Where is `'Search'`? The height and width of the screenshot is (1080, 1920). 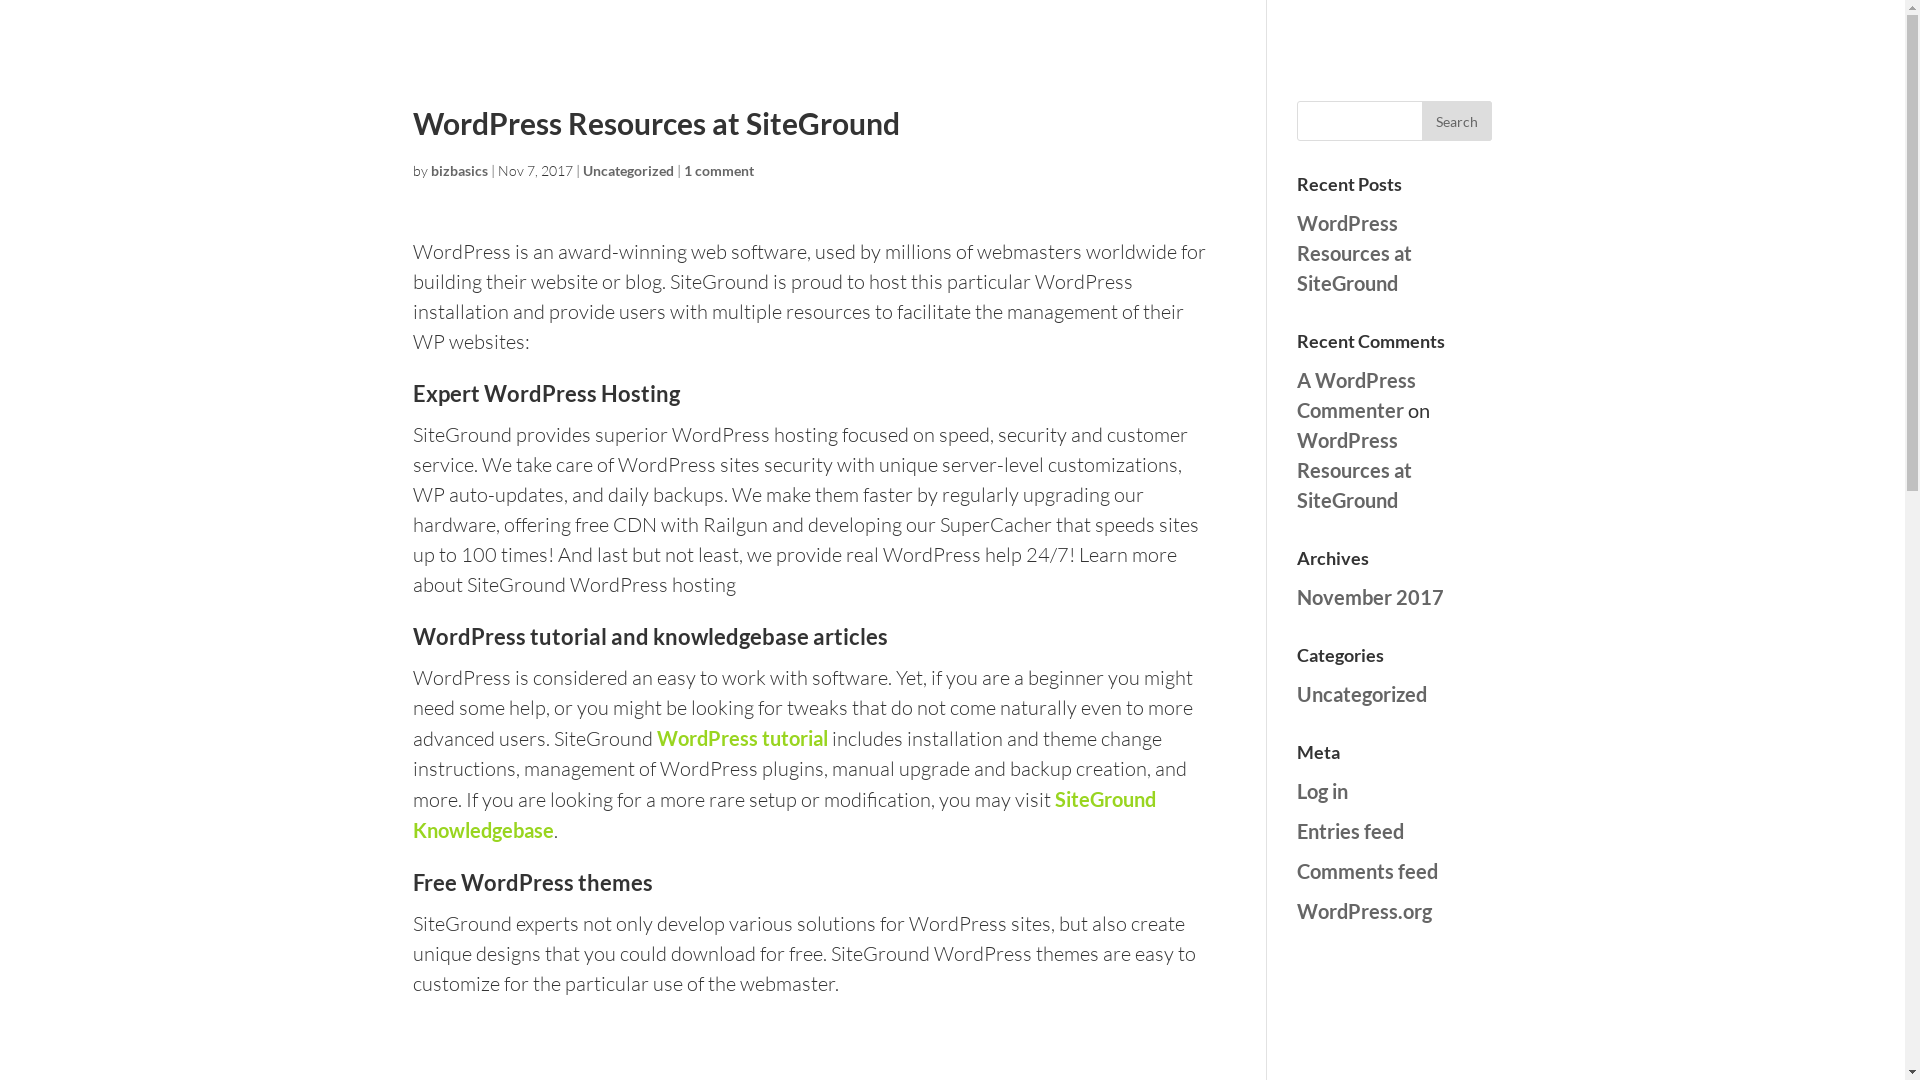
'Search' is located at coordinates (1420, 120).